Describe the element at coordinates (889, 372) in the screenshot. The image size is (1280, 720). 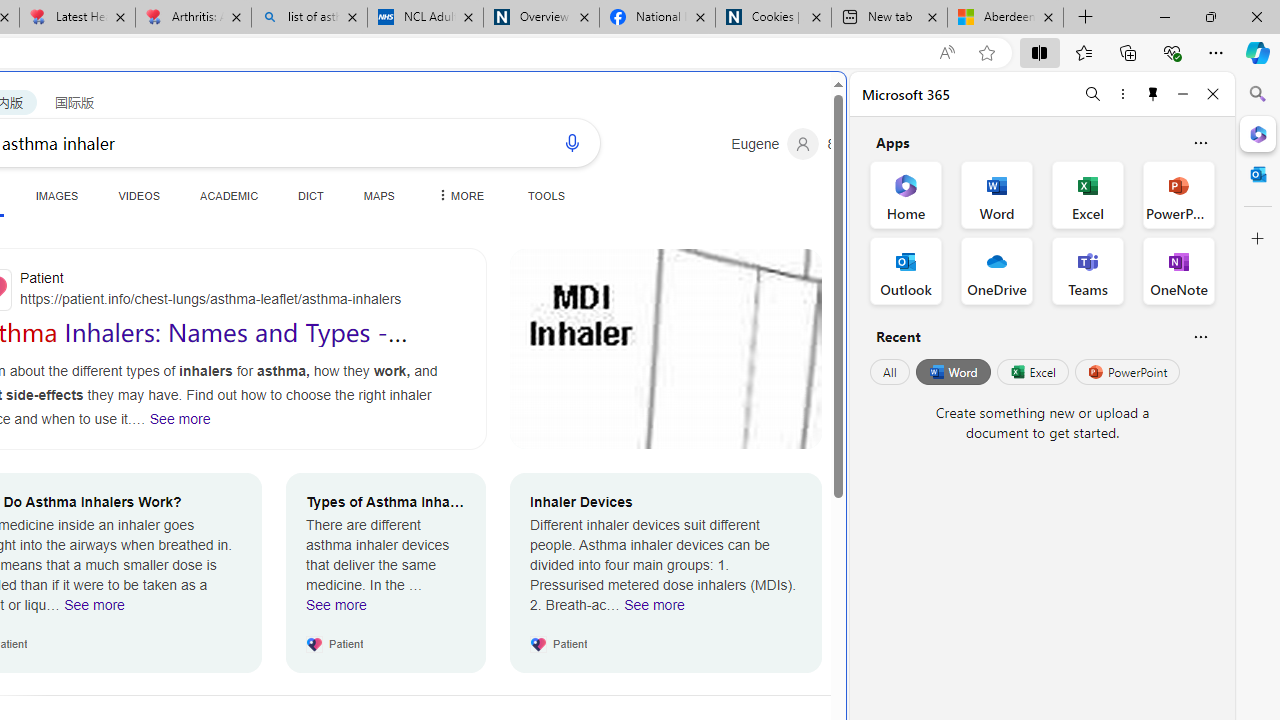
I see `'All'` at that location.